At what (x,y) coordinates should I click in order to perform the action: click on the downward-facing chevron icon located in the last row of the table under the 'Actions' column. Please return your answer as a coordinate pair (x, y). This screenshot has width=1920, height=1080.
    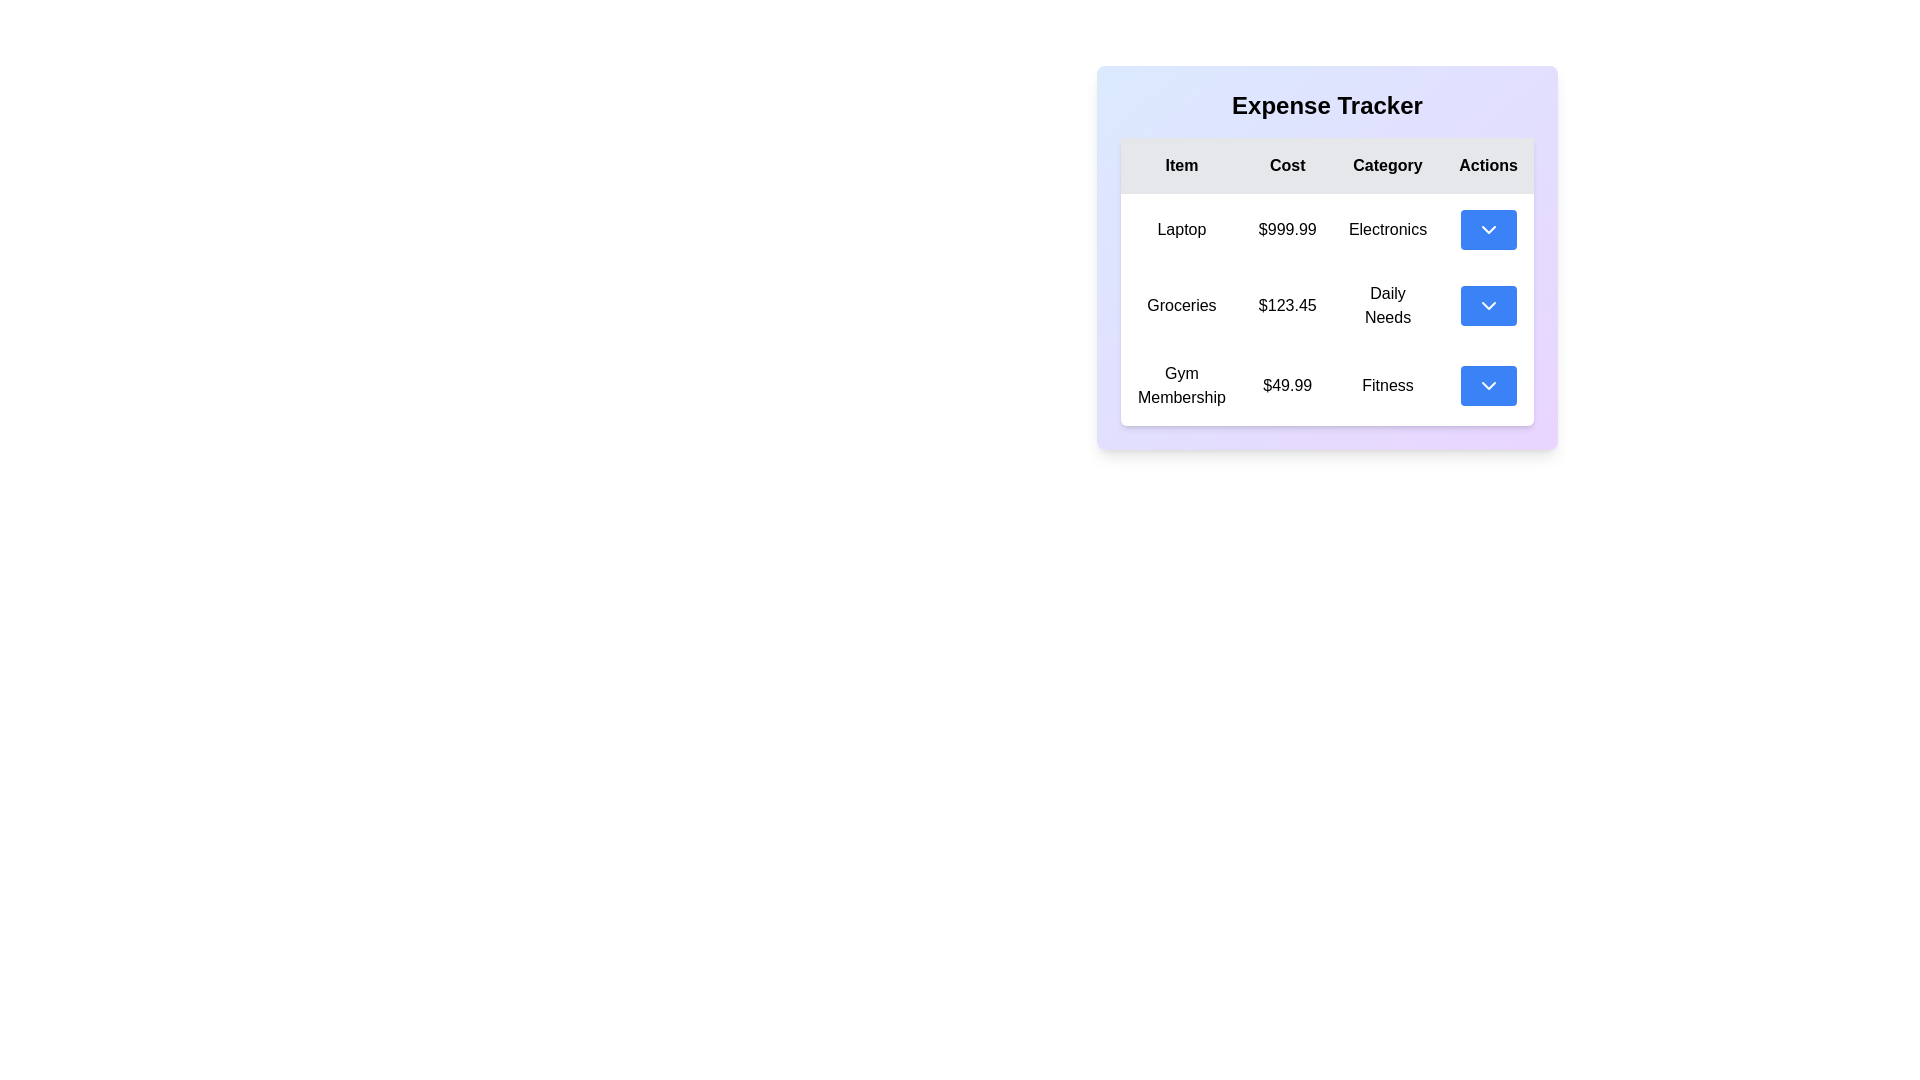
    Looking at the image, I should click on (1488, 385).